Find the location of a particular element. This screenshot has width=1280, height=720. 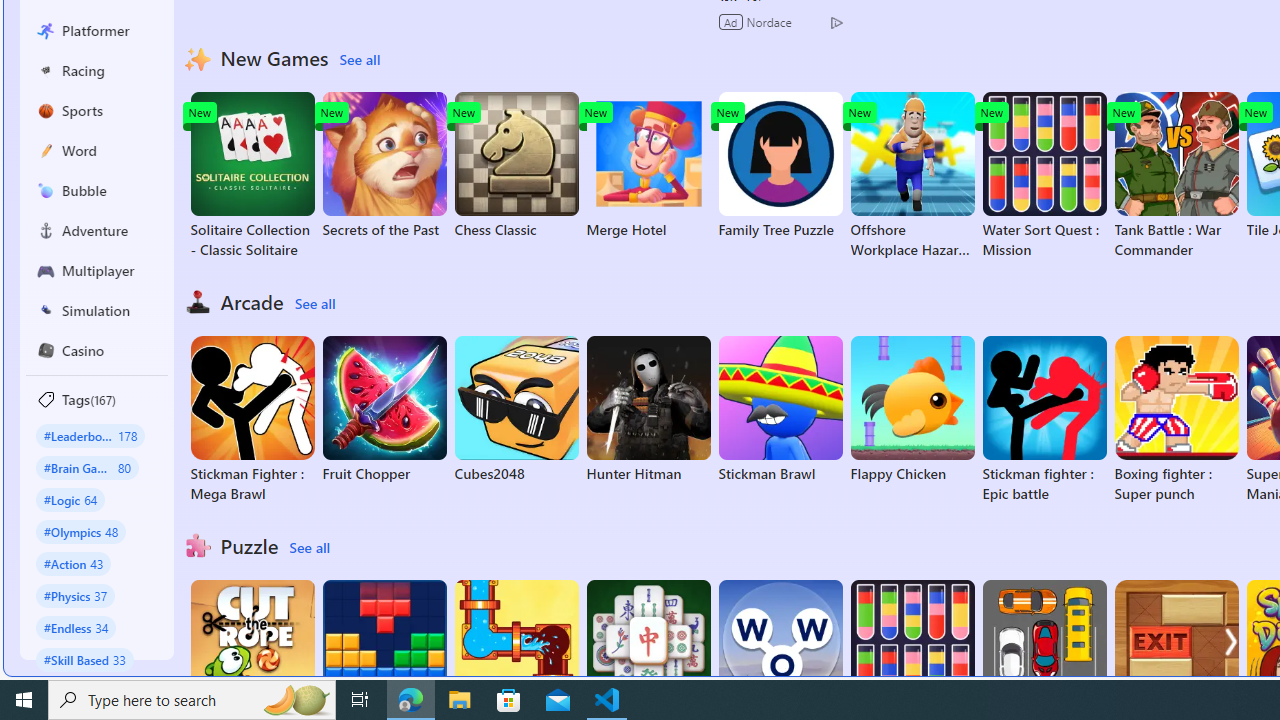

'#Brain Games 80' is located at coordinates (86, 467).